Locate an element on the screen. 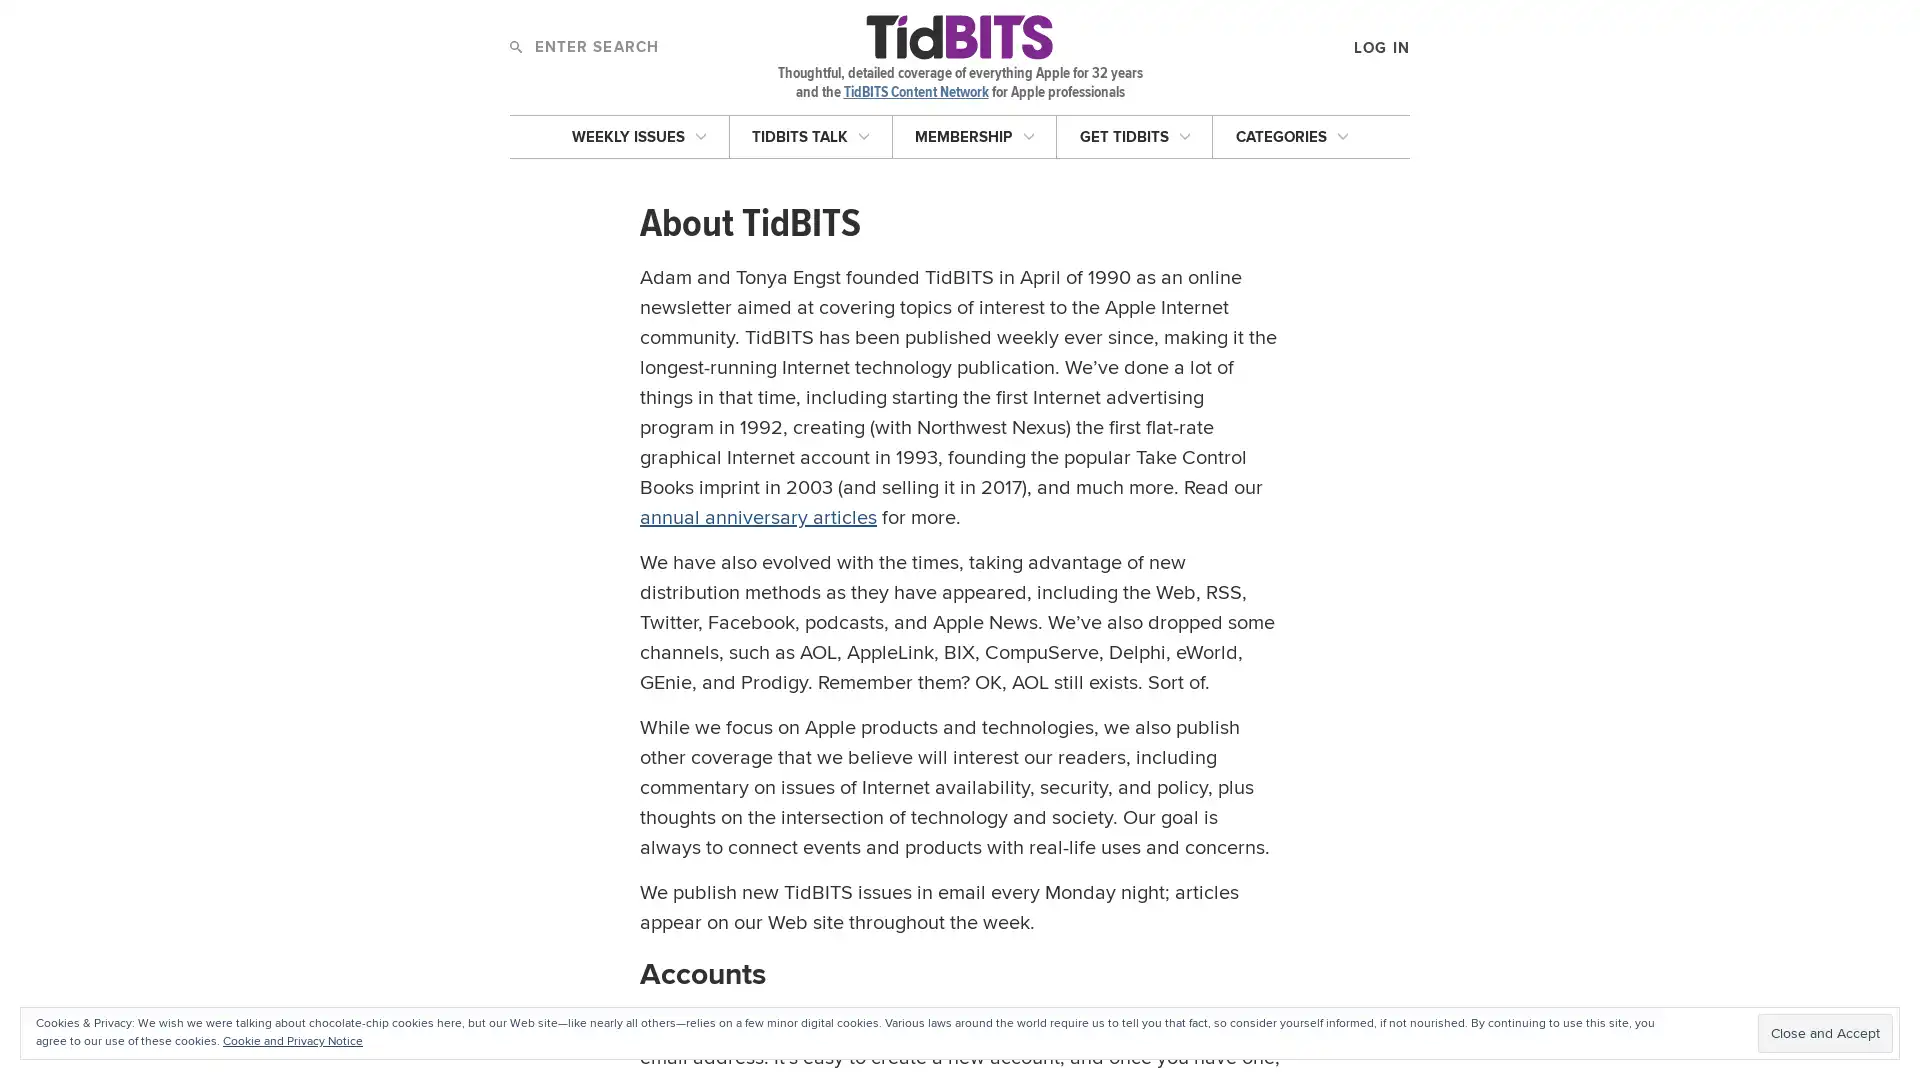  WEEKLY ISSUES is located at coordinates (637, 135).